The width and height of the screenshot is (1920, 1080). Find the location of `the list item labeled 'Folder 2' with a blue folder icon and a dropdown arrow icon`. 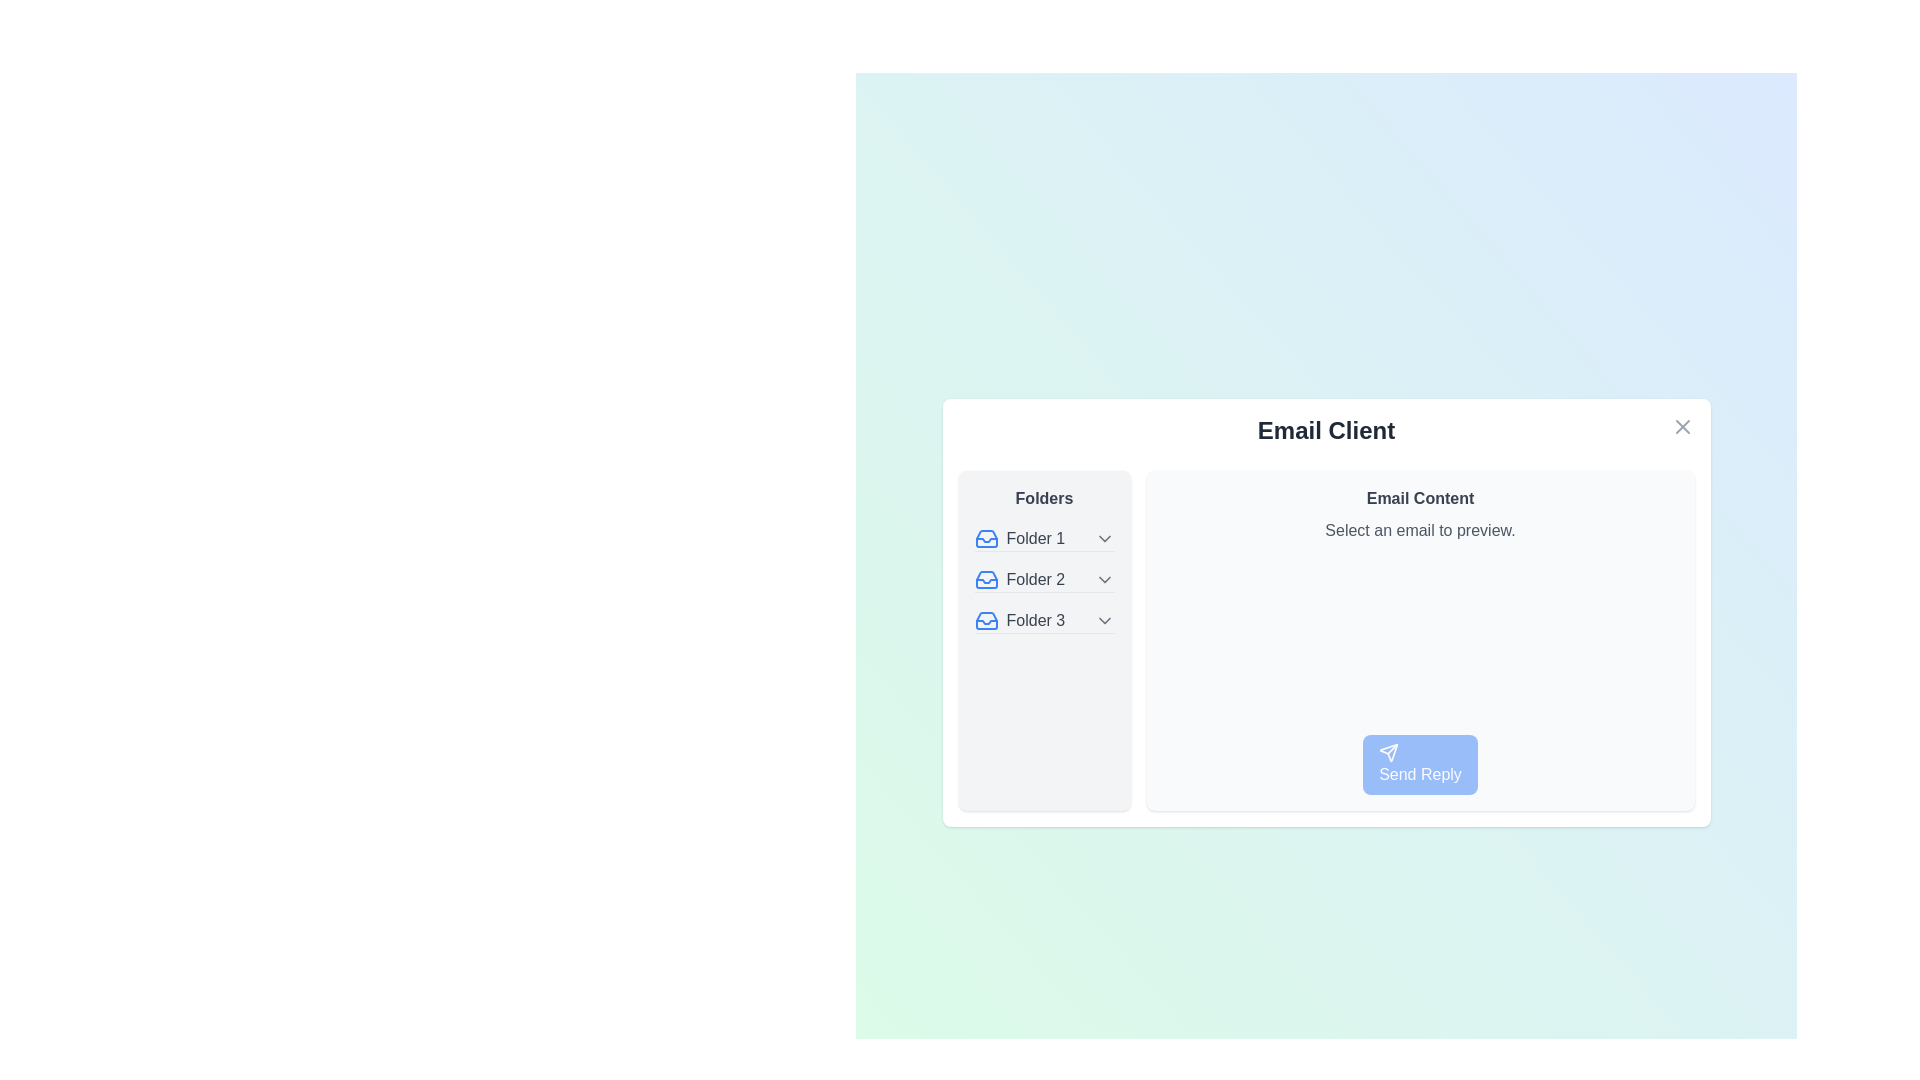

the list item labeled 'Folder 2' with a blue folder icon and a dropdown arrow icon is located at coordinates (1043, 579).